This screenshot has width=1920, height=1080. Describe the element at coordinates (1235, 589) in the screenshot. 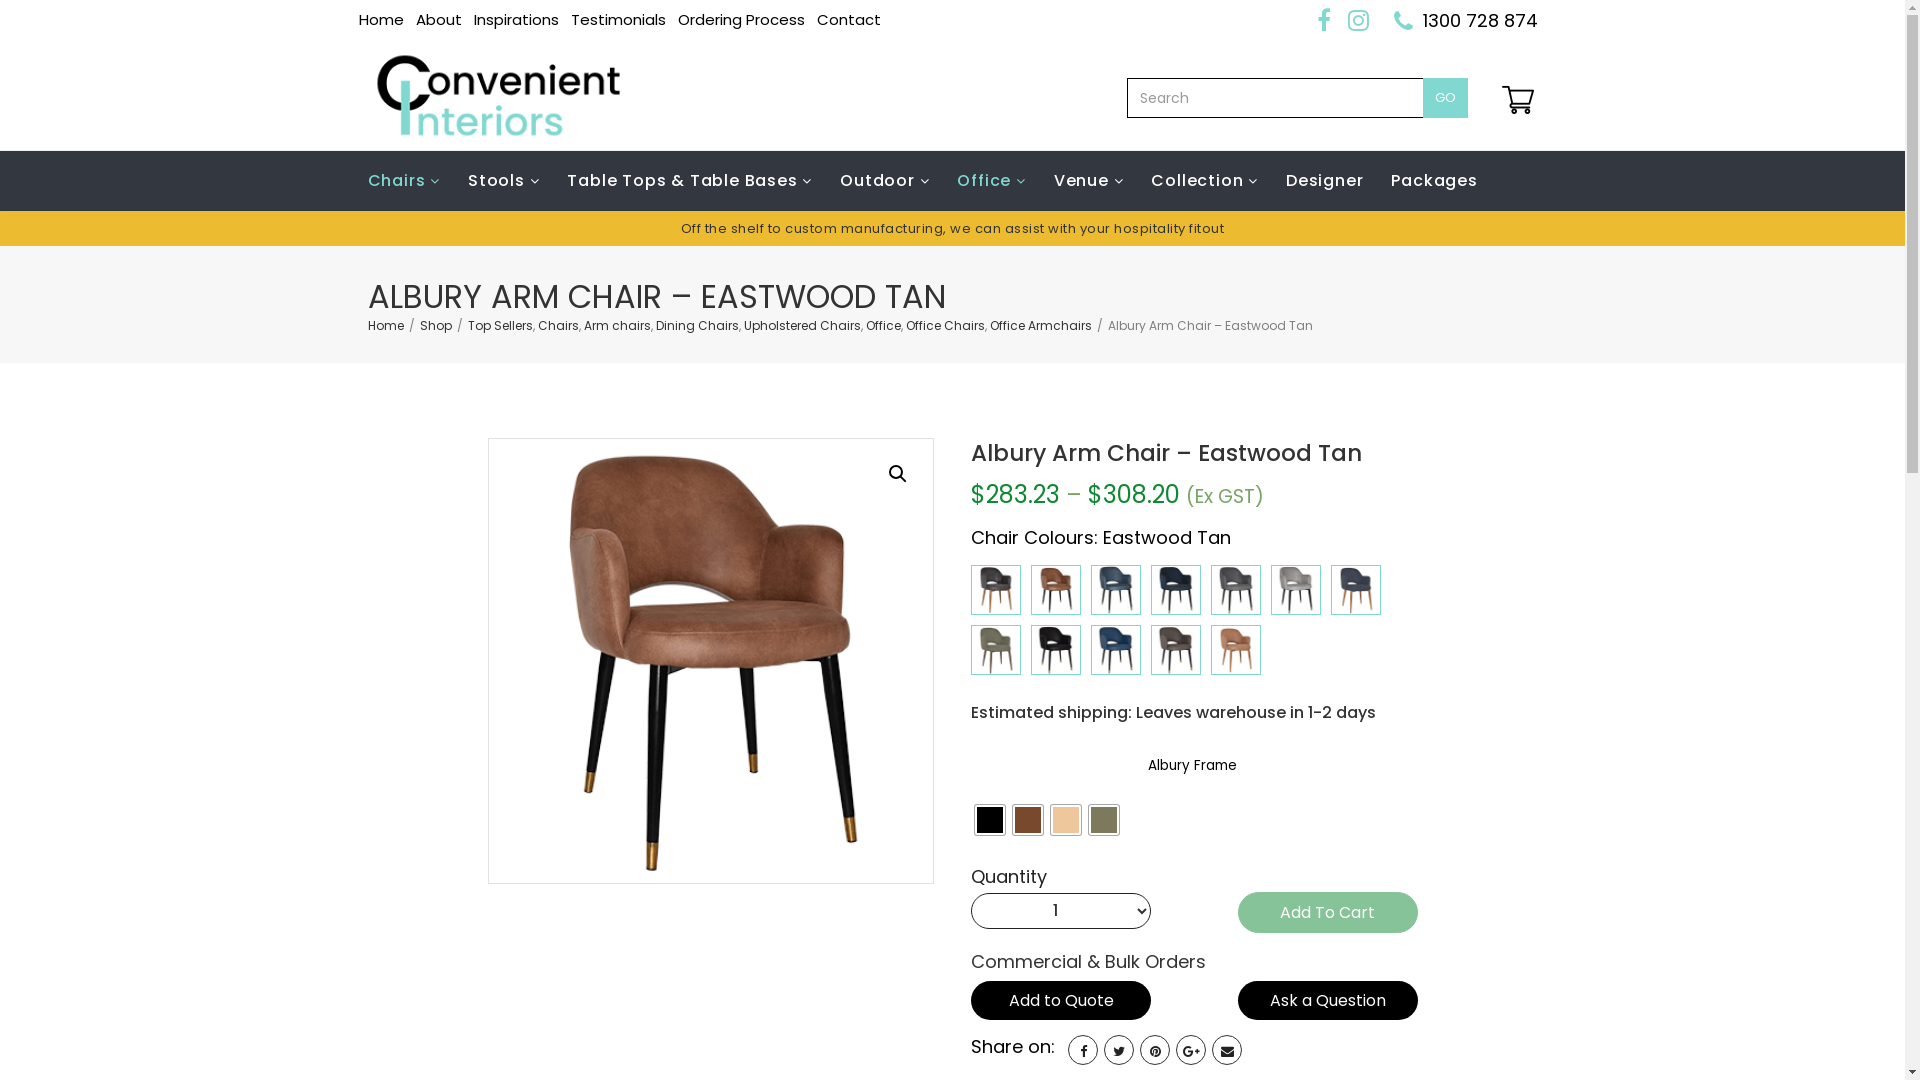

I see `'Albury Arm Chair - Gravity Slate'` at that location.